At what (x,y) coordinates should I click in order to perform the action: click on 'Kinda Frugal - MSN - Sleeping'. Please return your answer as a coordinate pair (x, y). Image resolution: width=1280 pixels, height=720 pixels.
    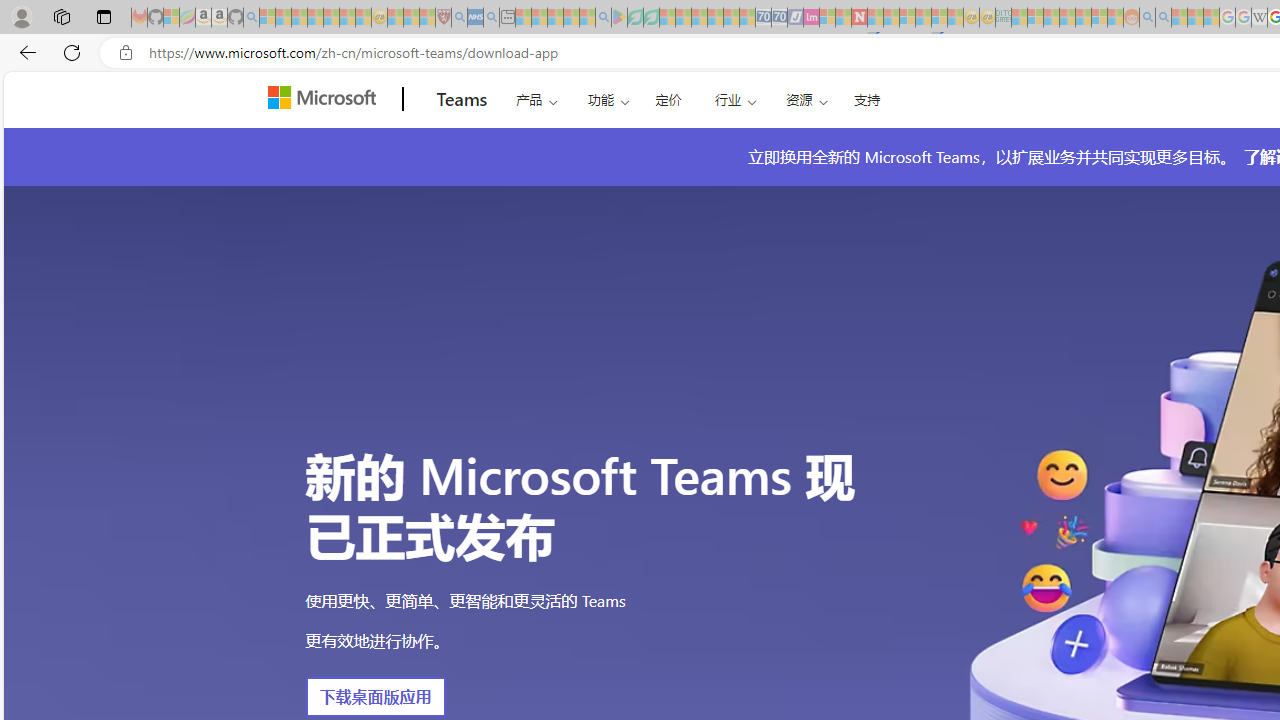
    Looking at the image, I should click on (1082, 17).